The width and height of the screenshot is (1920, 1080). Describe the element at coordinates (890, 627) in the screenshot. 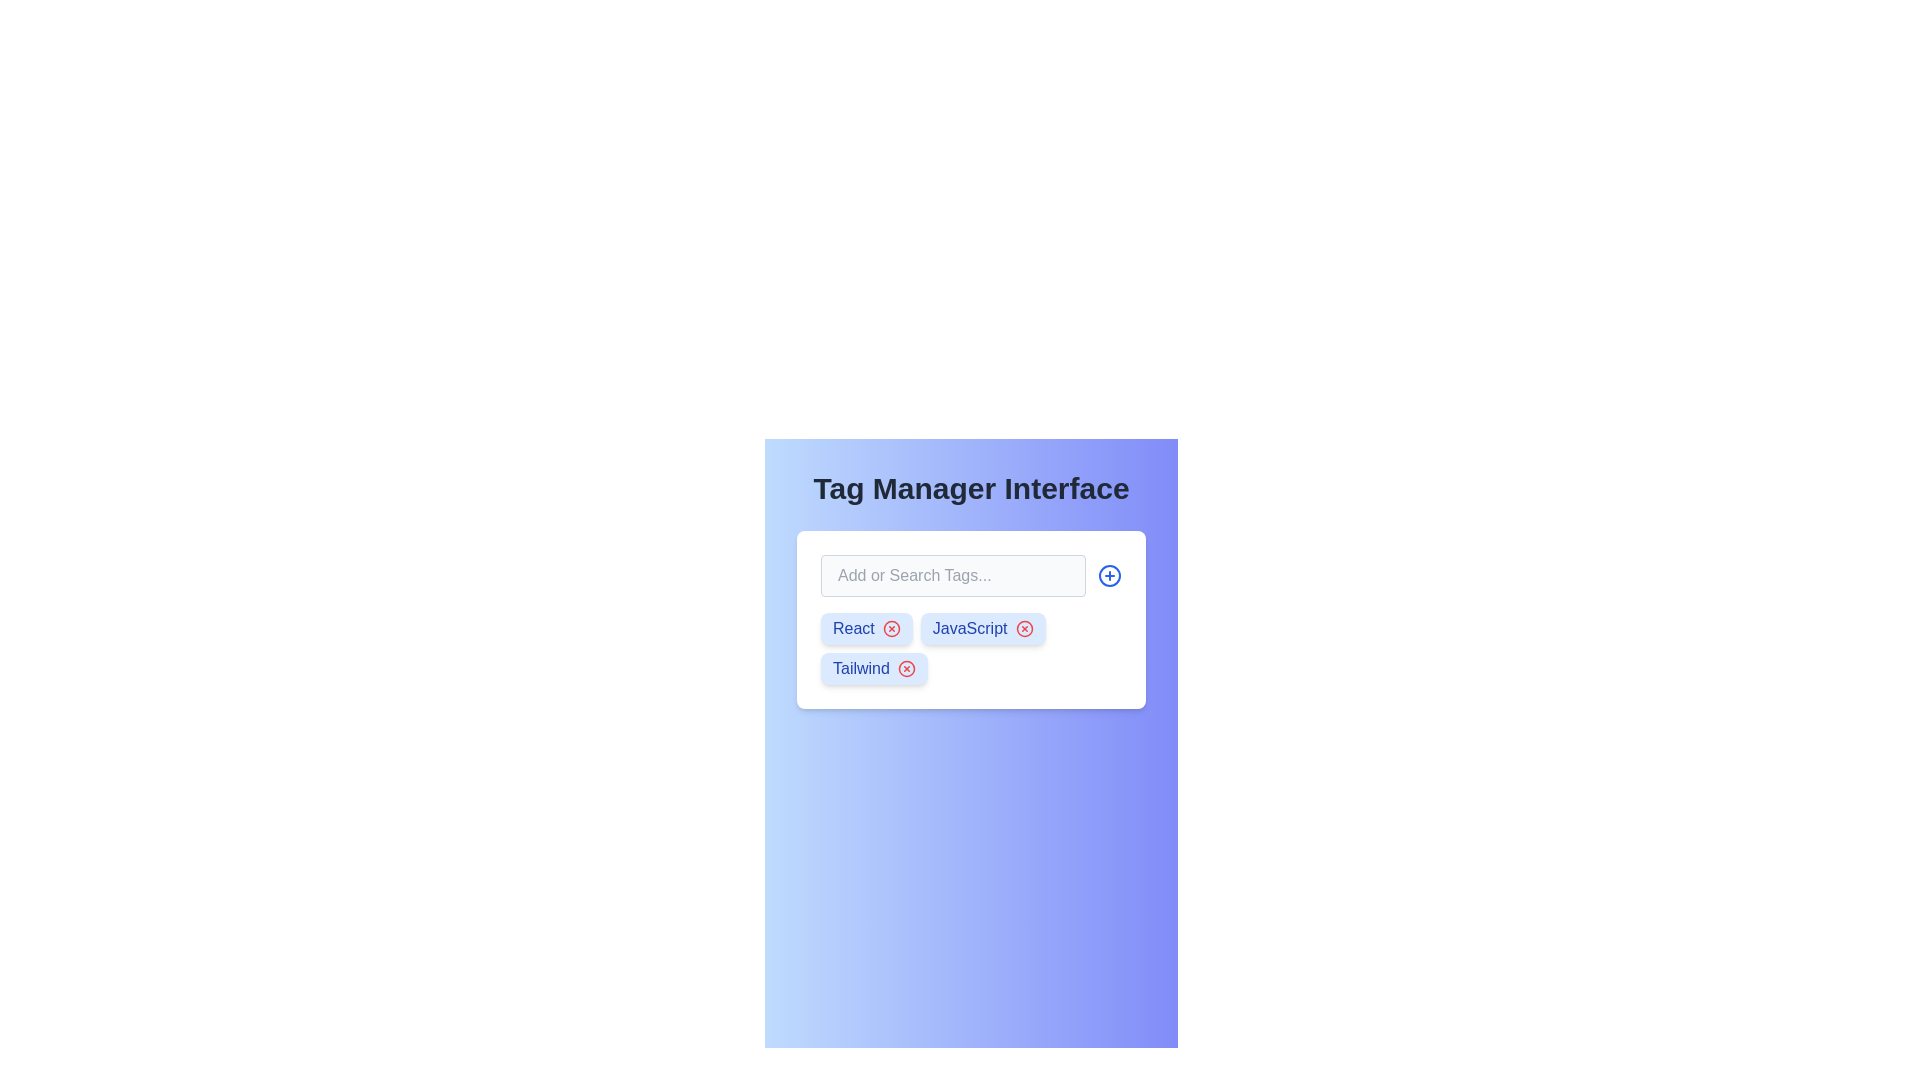

I see `the circular icon button with a red 'X' symbol, located to the right of the 'React' label in the tag list` at that location.